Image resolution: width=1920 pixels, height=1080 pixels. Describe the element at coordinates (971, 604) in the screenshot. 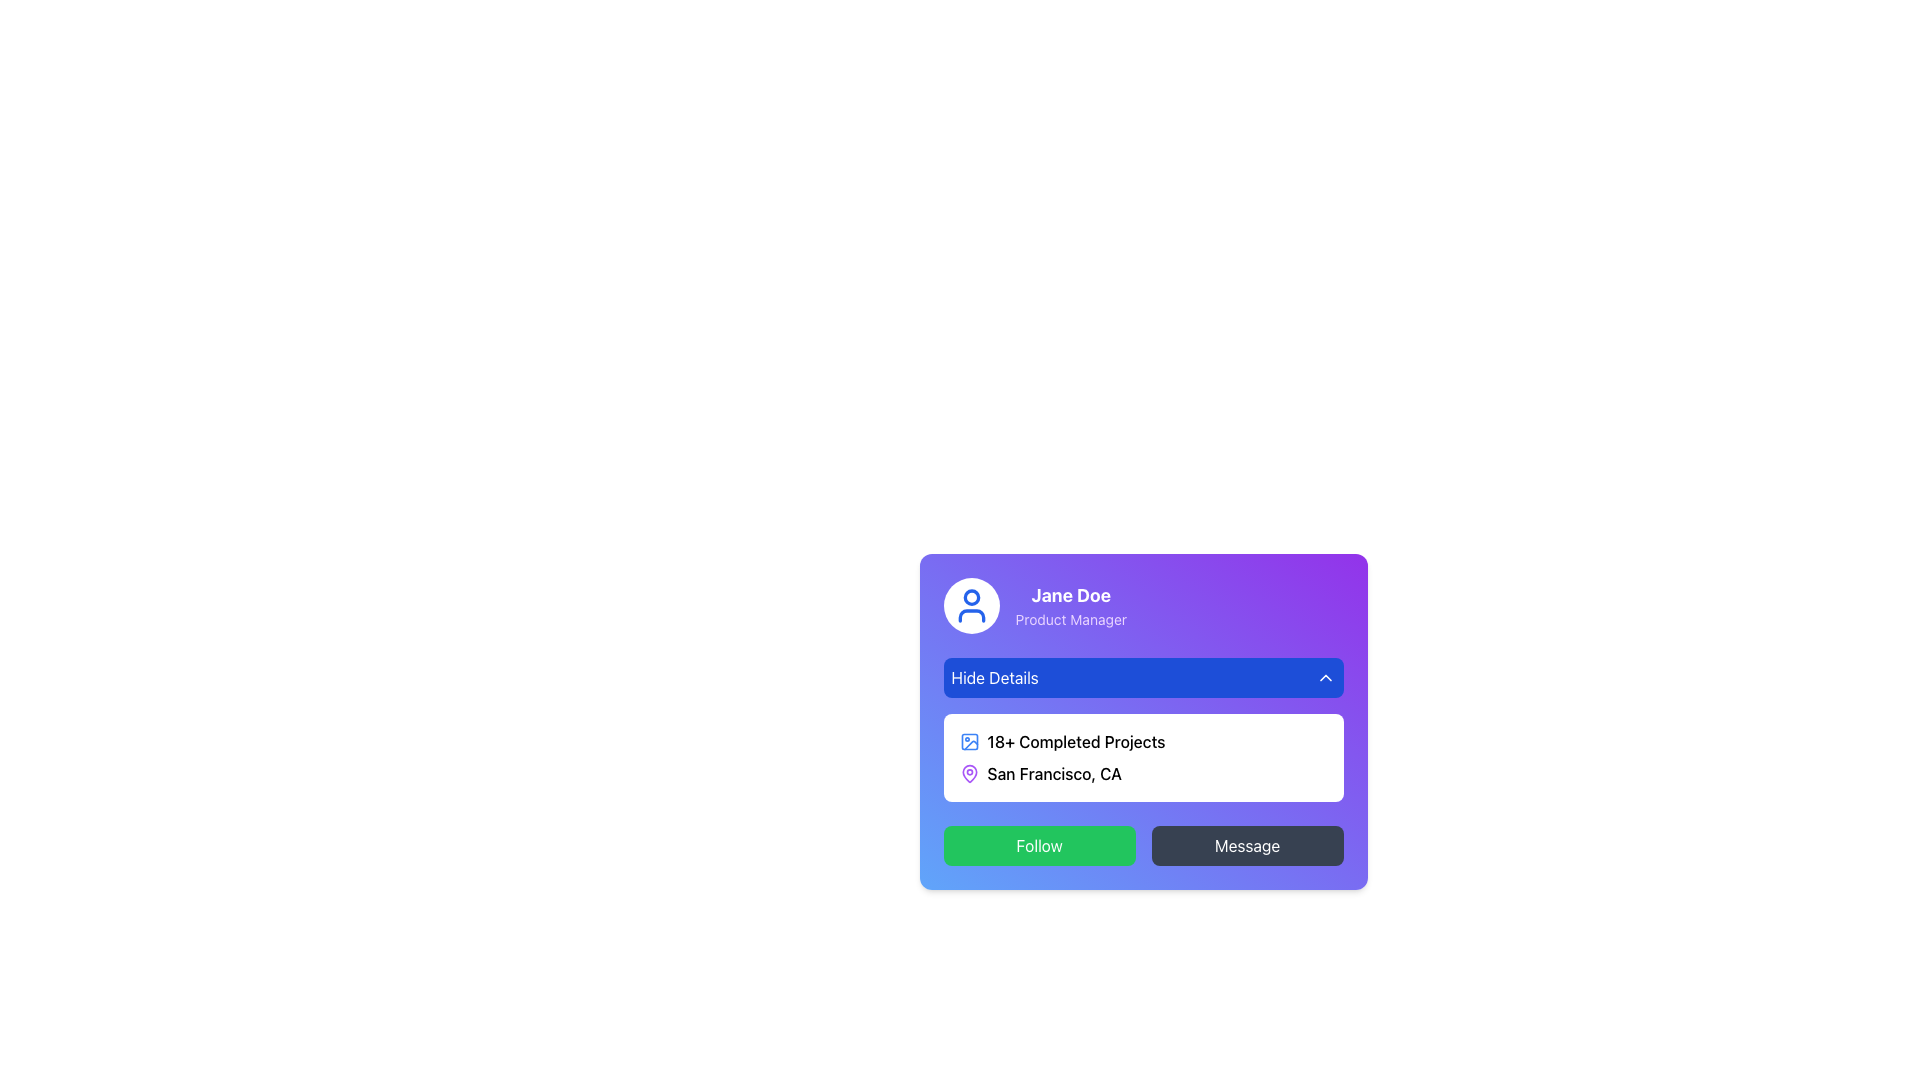

I see `the user profile icon, which is a white circular area with a blue user silhouette, located at the top-left of its containing box with a gradient purple background` at that location.